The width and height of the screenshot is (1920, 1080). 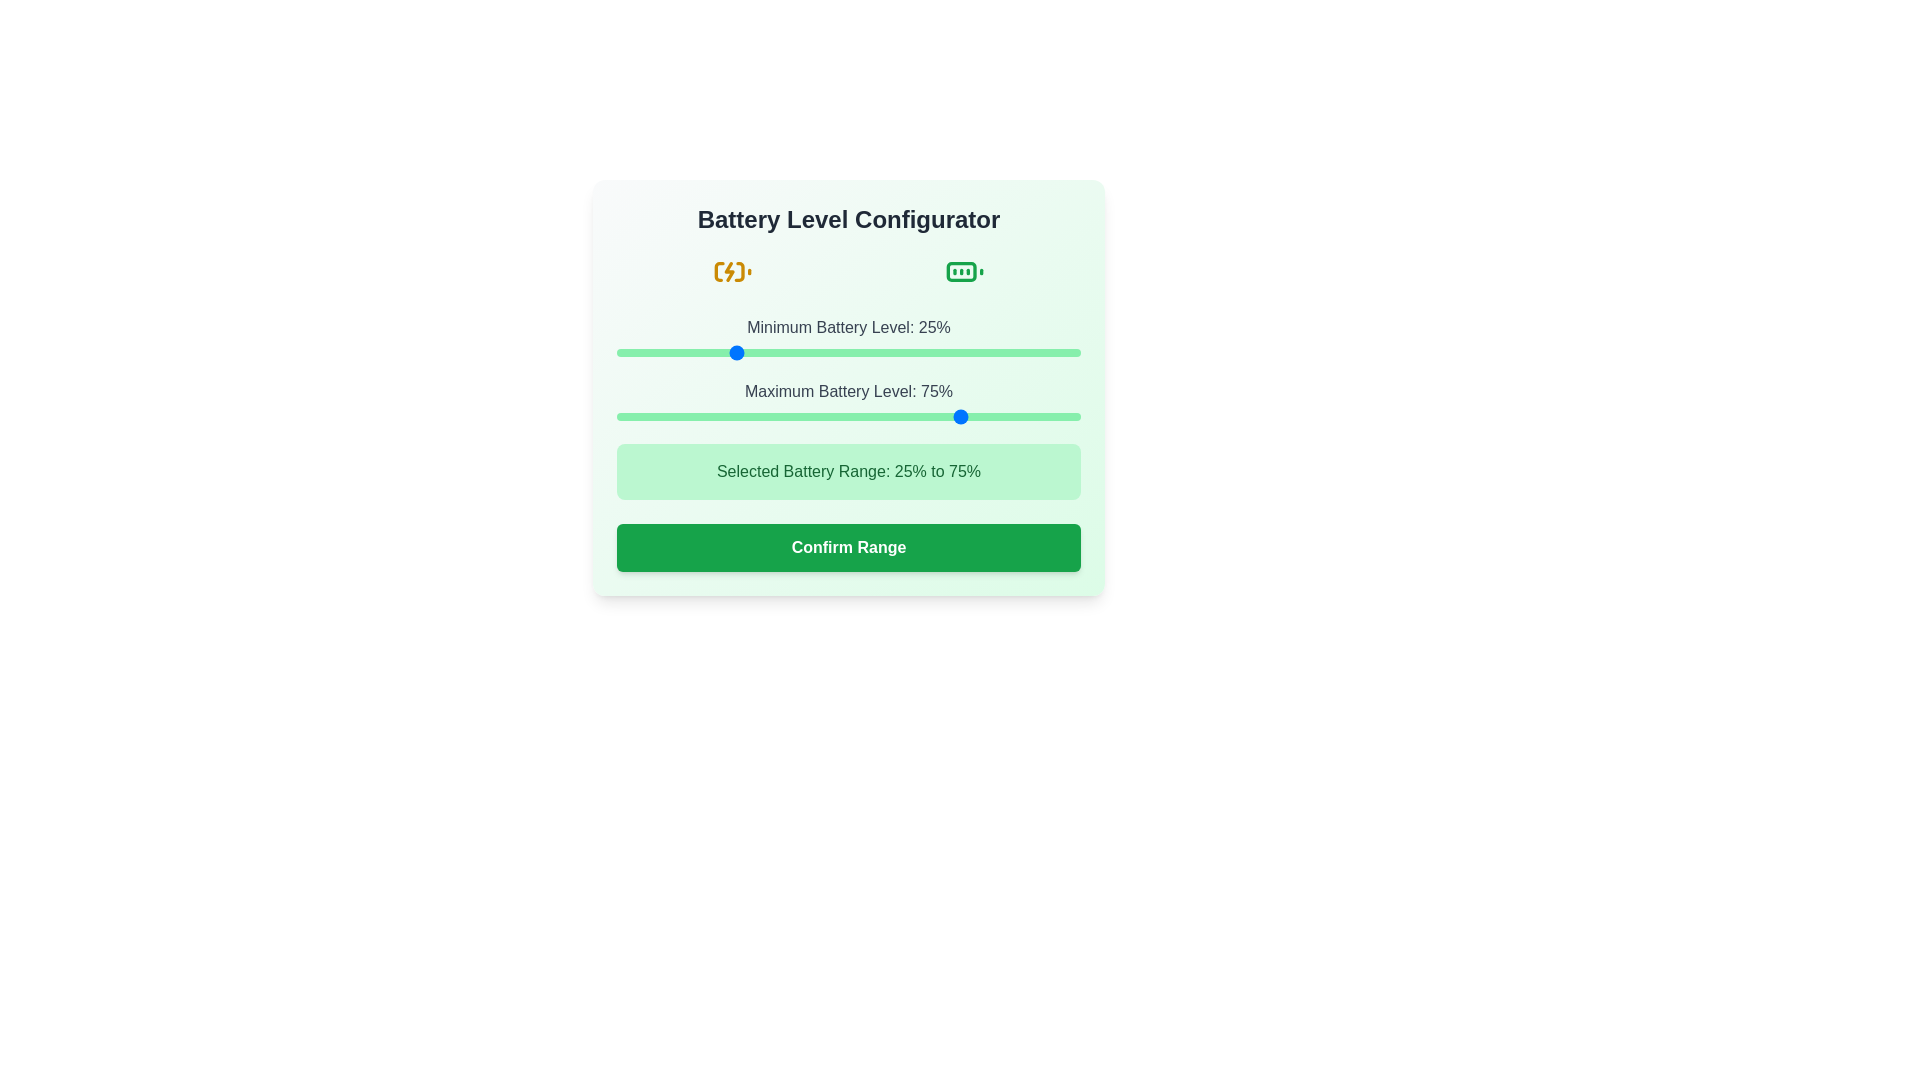 I want to click on the maximum battery level, so click(x=1020, y=415).